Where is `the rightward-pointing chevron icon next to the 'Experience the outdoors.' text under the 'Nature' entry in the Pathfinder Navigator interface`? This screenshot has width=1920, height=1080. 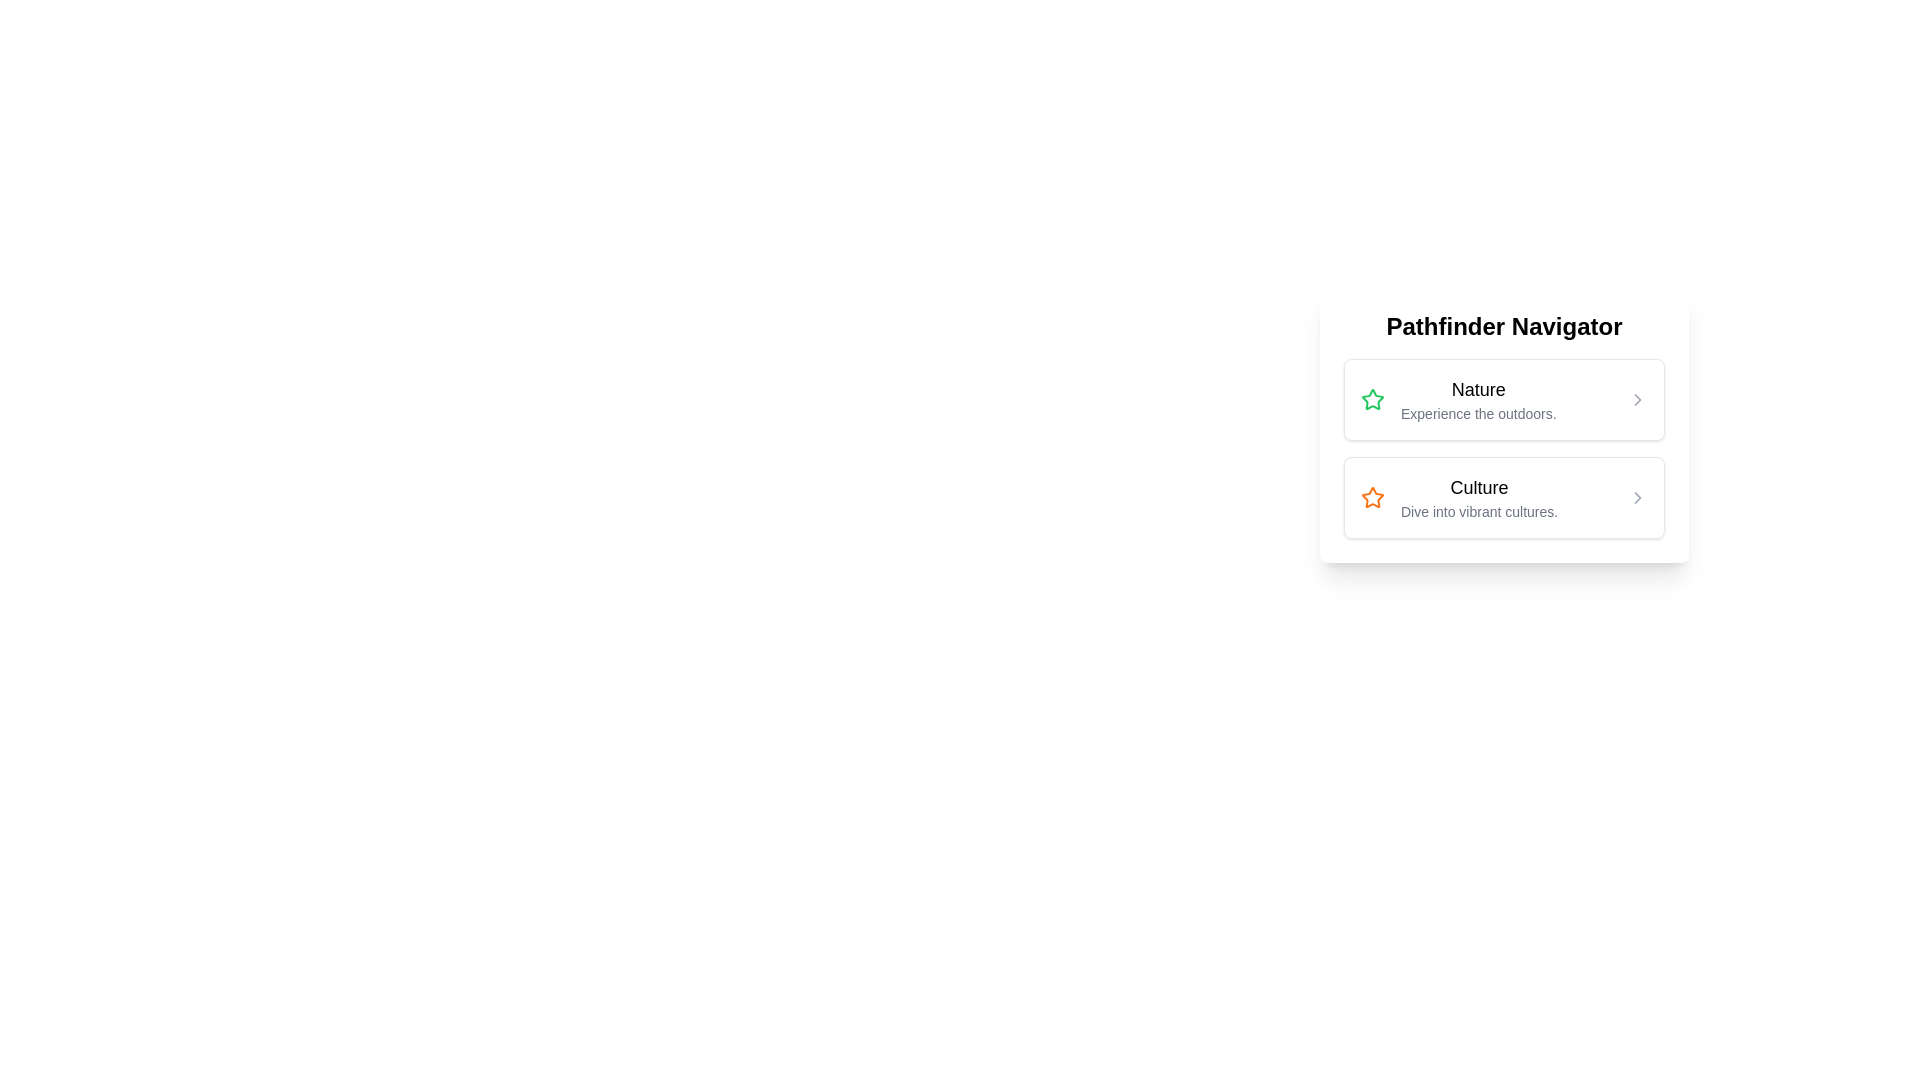 the rightward-pointing chevron icon next to the 'Experience the outdoors.' text under the 'Nature' entry in the Pathfinder Navigator interface is located at coordinates (1637, 400).